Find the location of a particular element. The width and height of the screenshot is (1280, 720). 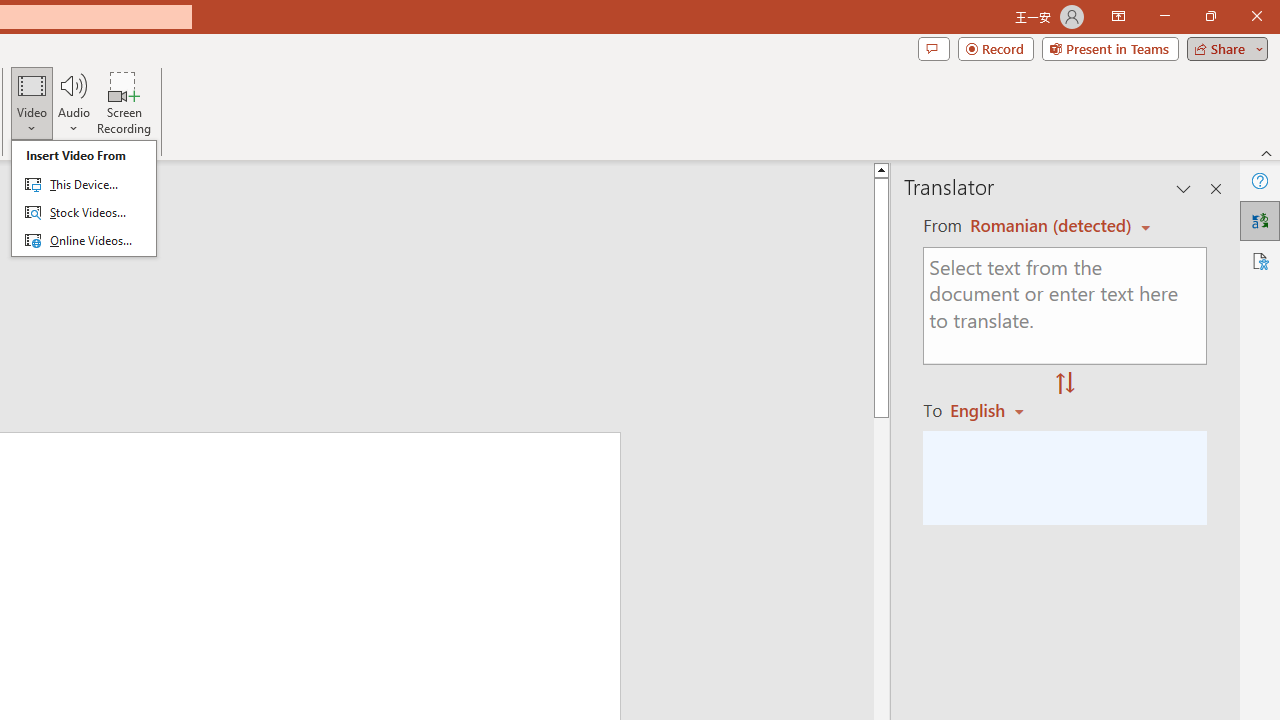

'Romanian (detected)' is located at coordinates (1046, 225).